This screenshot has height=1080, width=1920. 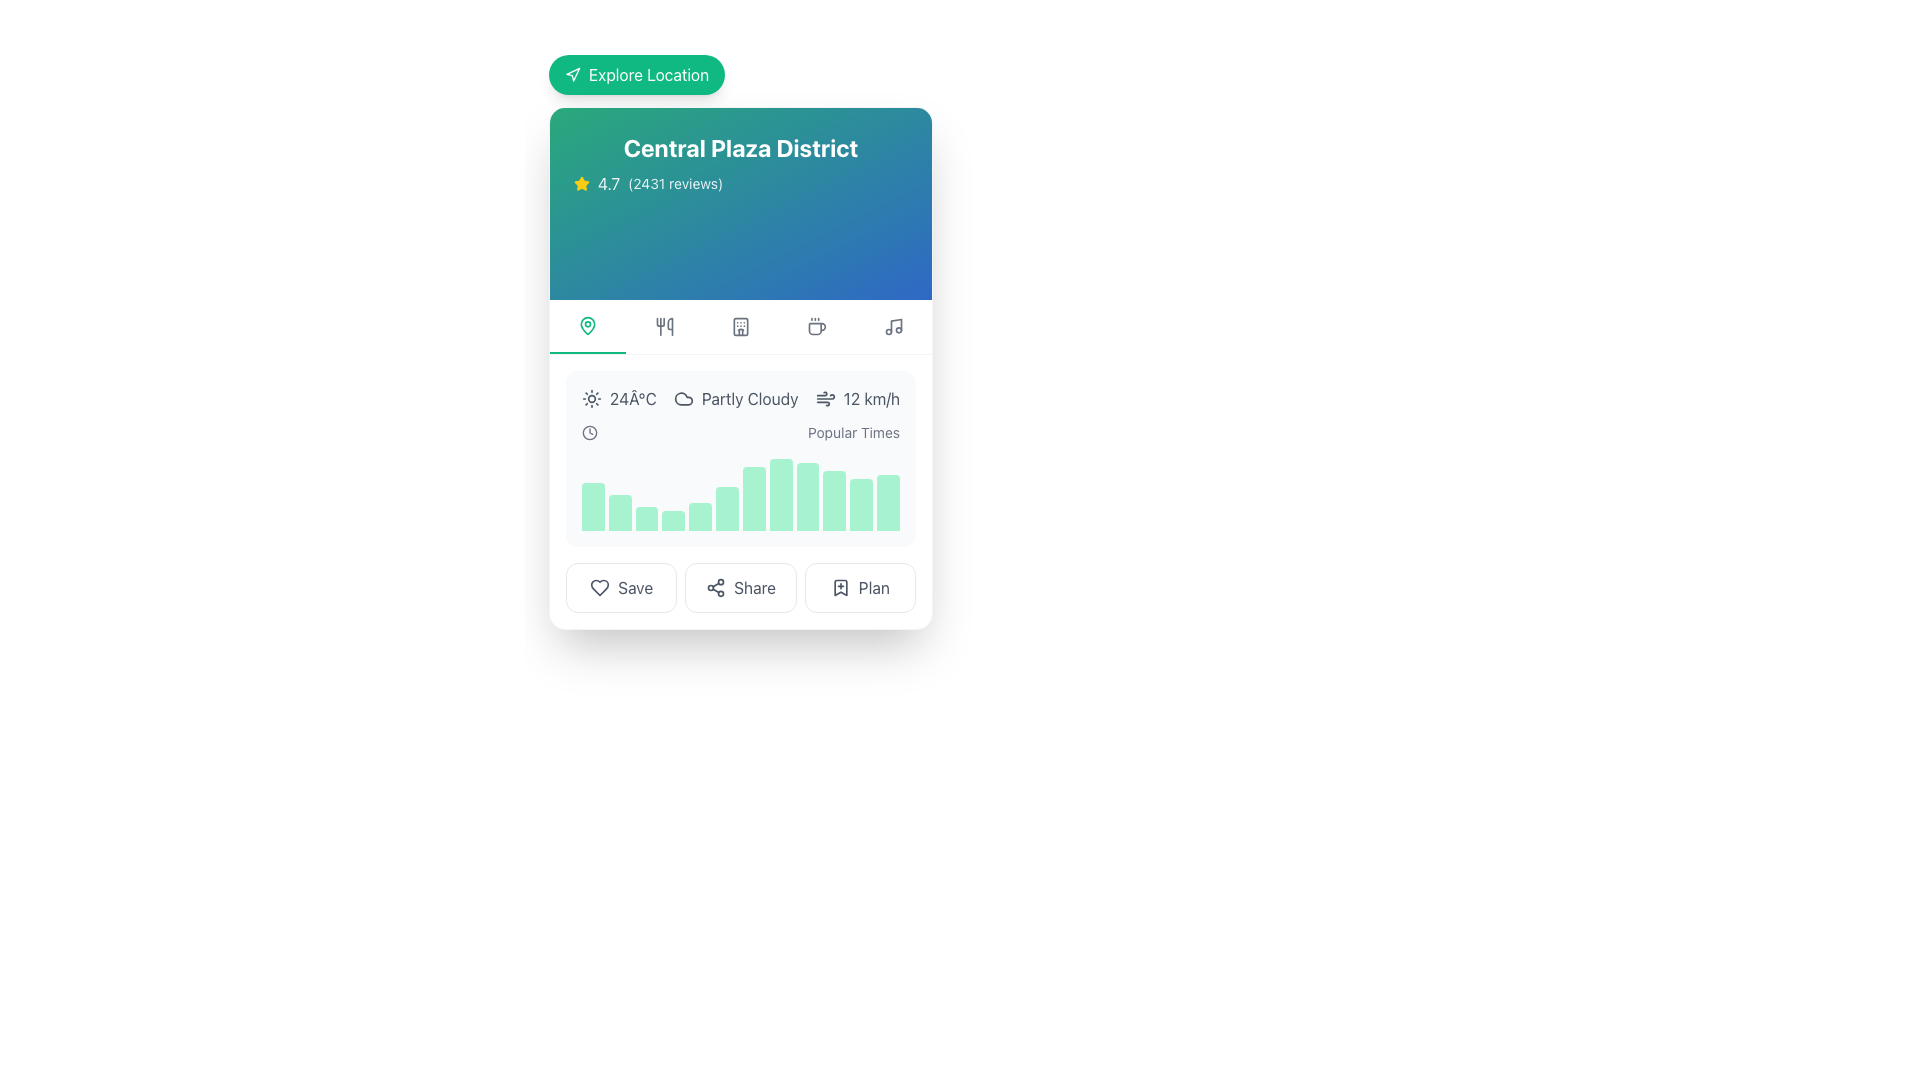 I want to click on the interactive musical note icon located at the top section of the 'Central Plaza District' card, so click(x=892, y=326).